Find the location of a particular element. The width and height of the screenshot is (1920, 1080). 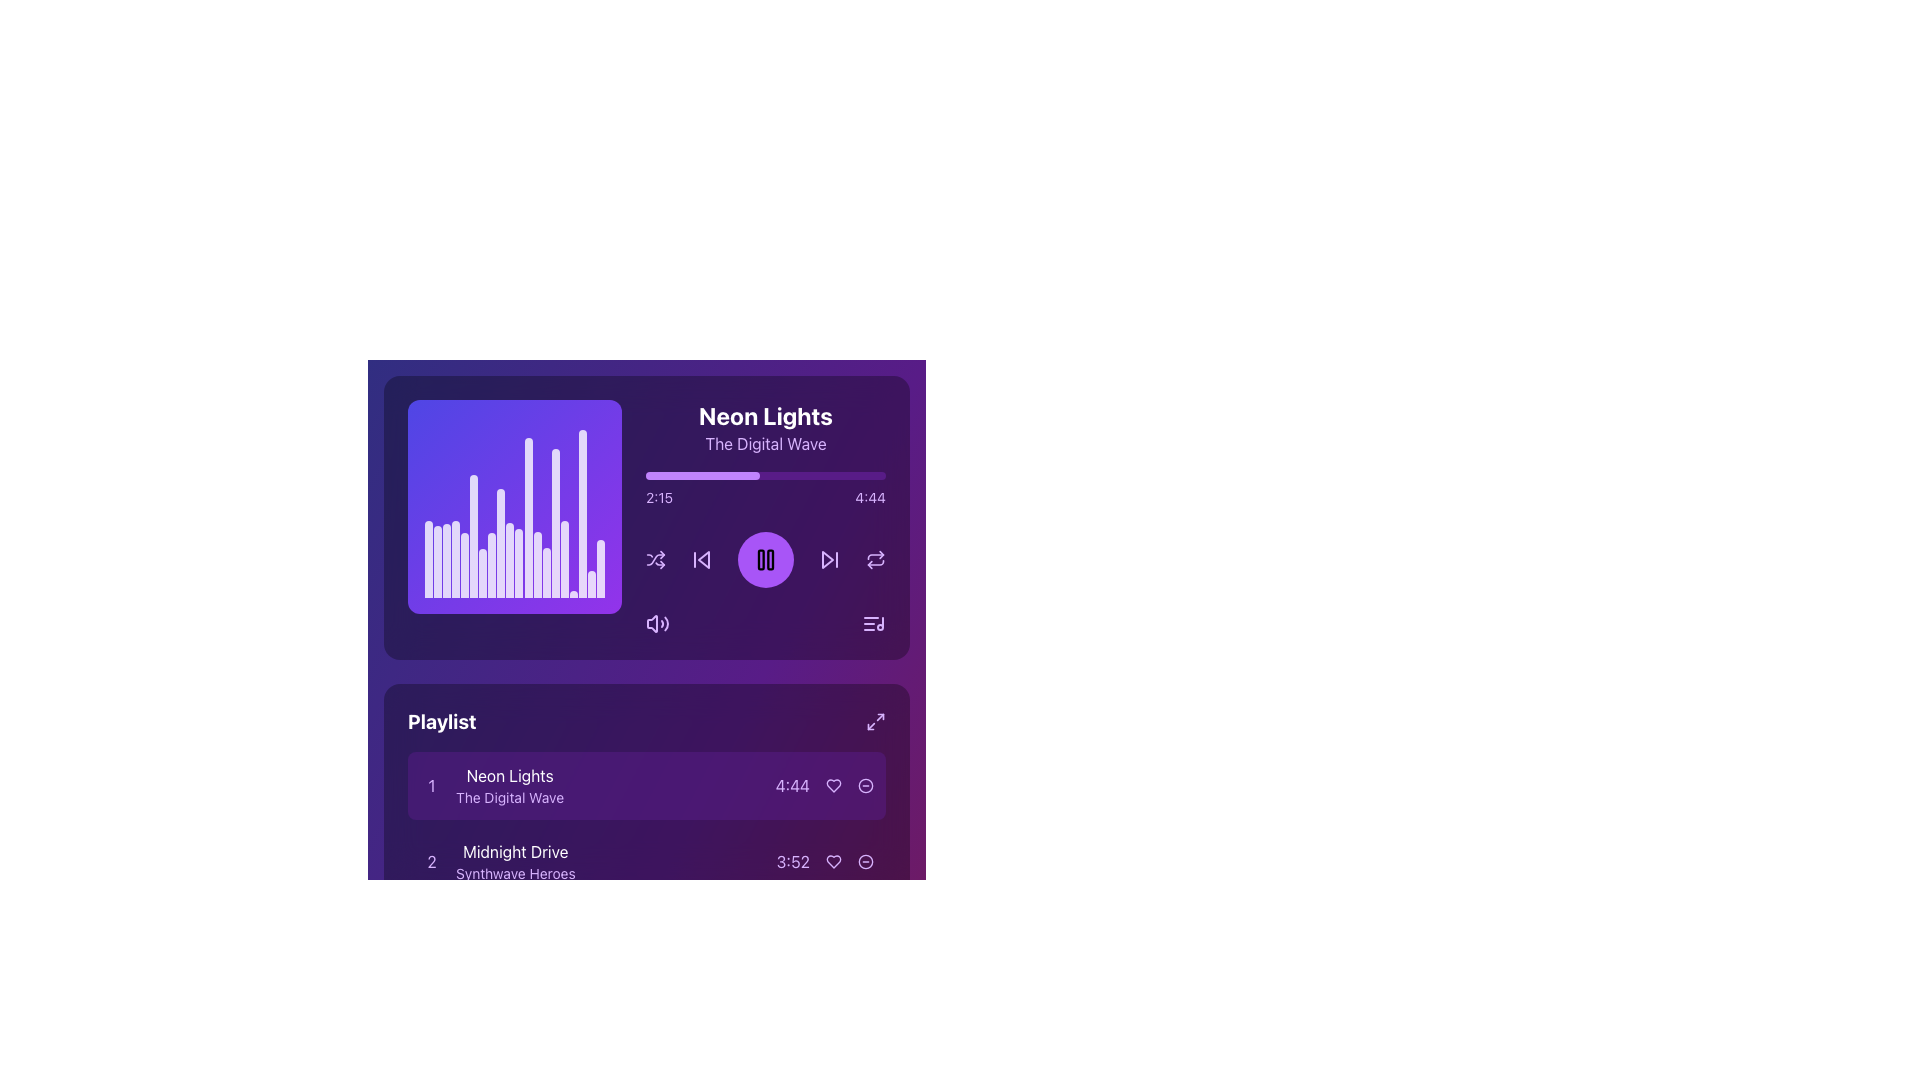

the purple circular Interactive icon button located in the last column of the playlist row for the song 'Neon Lights' is located at coordinates (865, 785).